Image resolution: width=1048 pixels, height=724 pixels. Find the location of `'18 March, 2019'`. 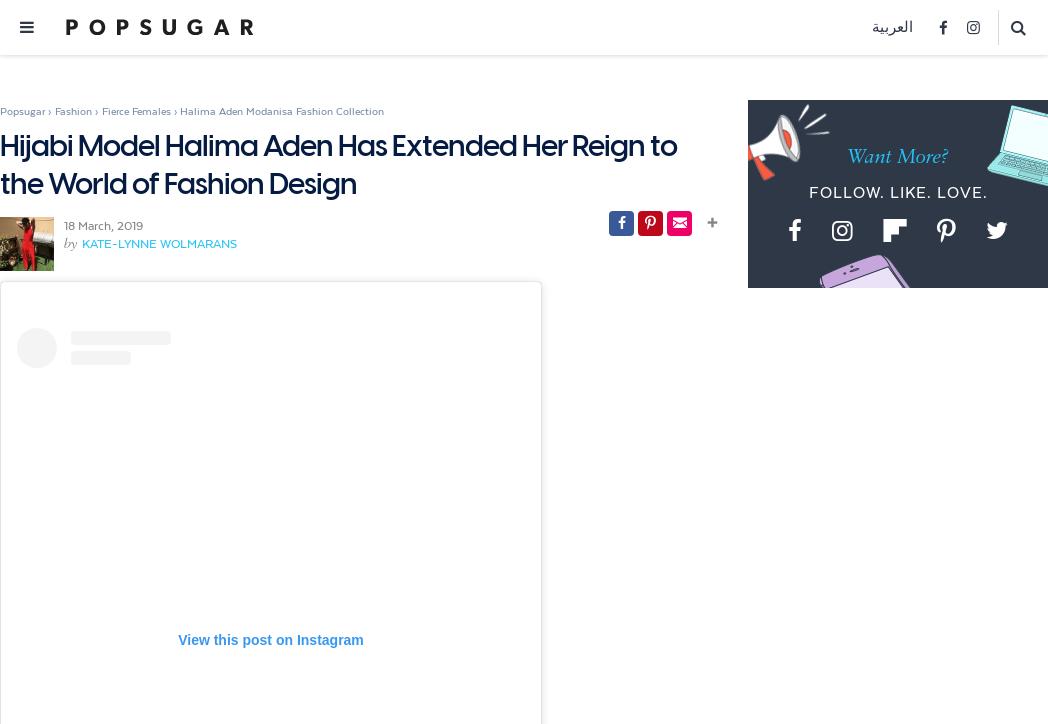

'18 March, 2019' is located at coordinates (102, 226).